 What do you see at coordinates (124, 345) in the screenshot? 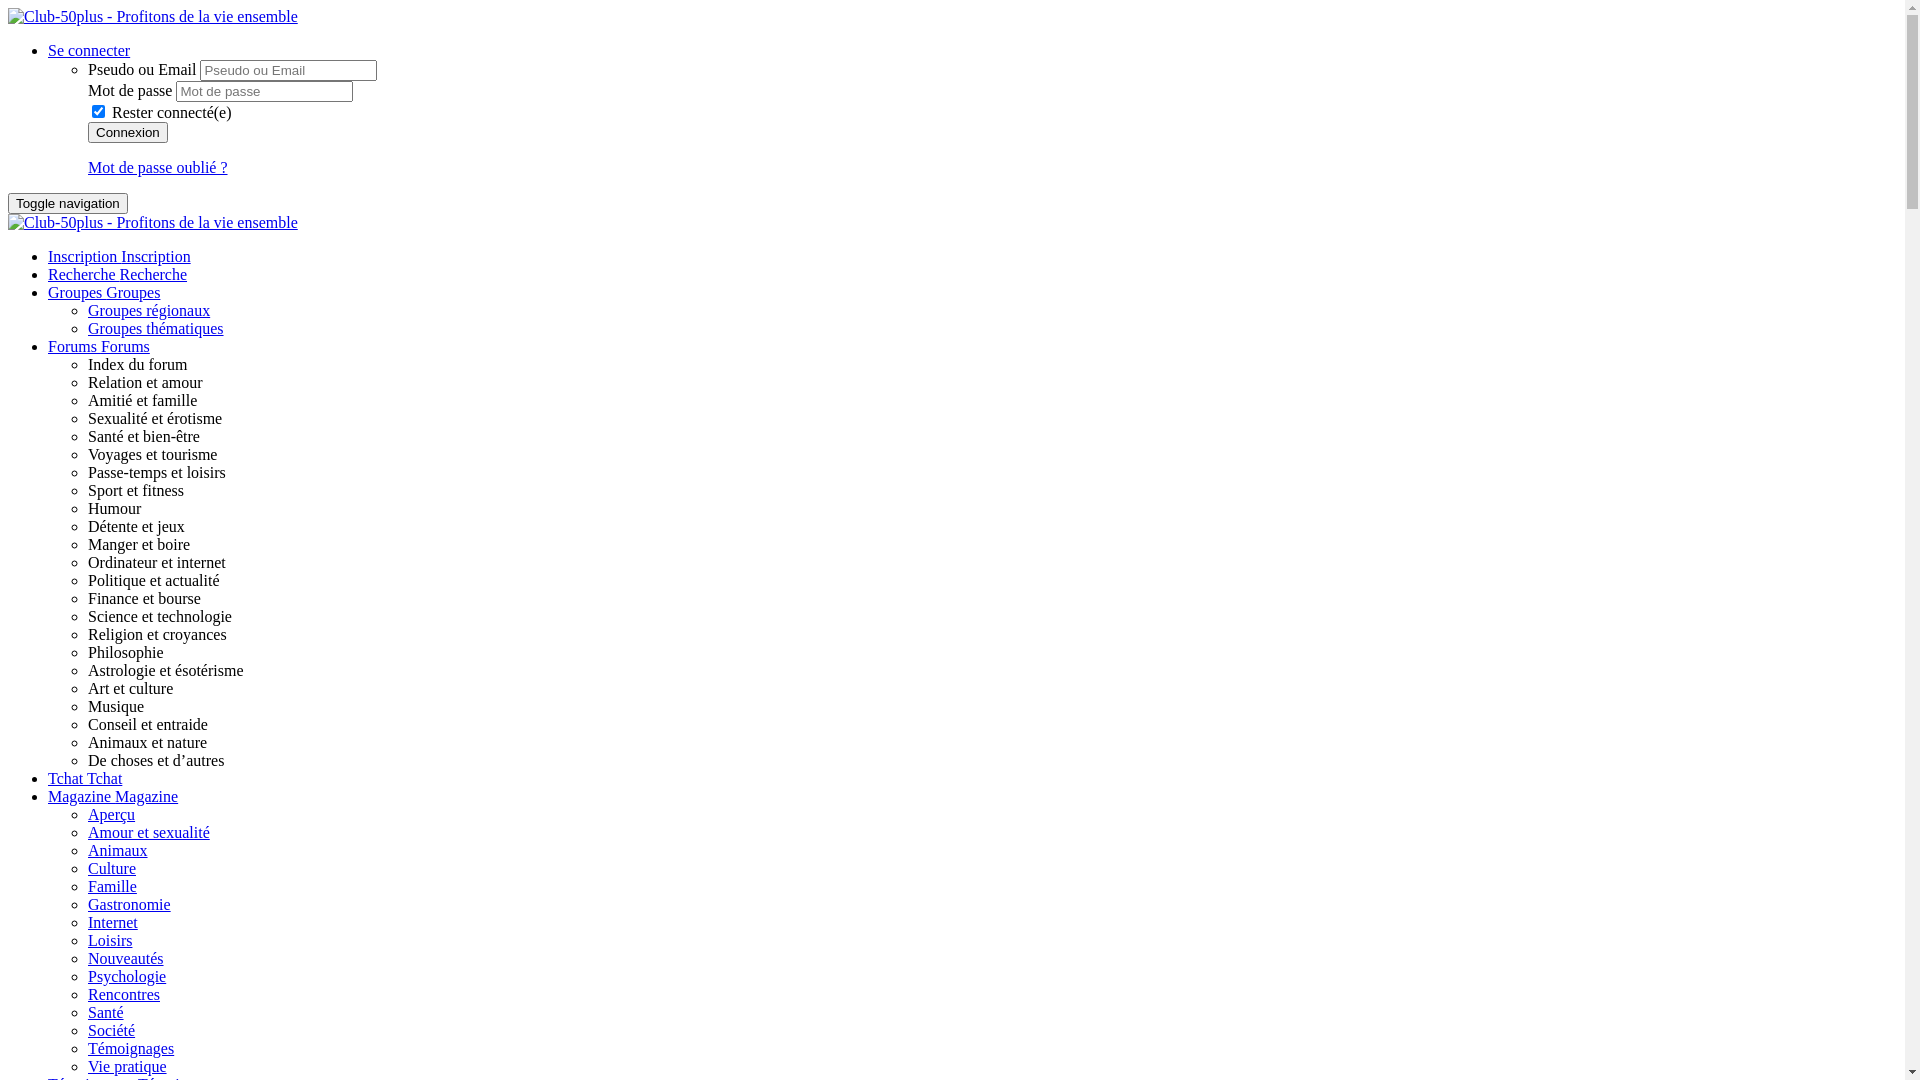
I see `'Forums'` at bounding box center [124, 345].